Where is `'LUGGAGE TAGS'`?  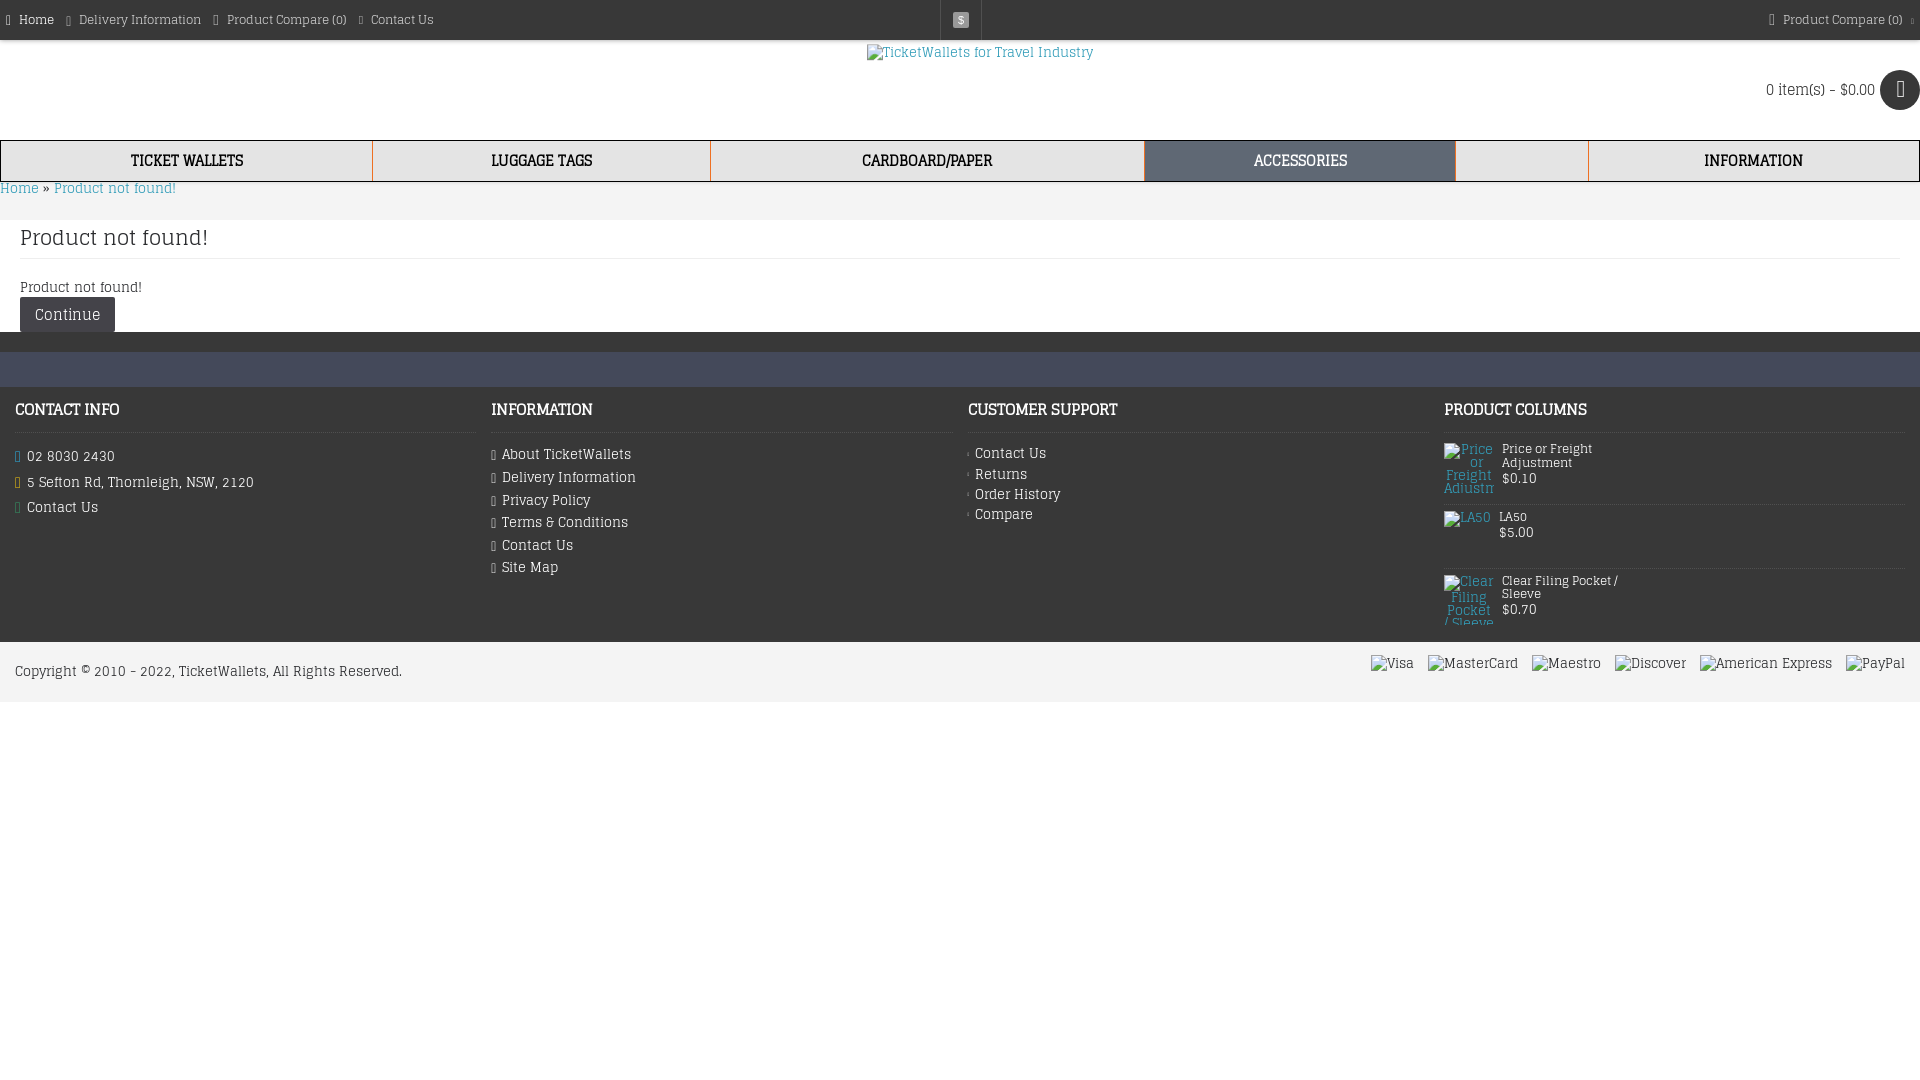
'LUGGAGE TAGS' is located at coordinates (541, 160).